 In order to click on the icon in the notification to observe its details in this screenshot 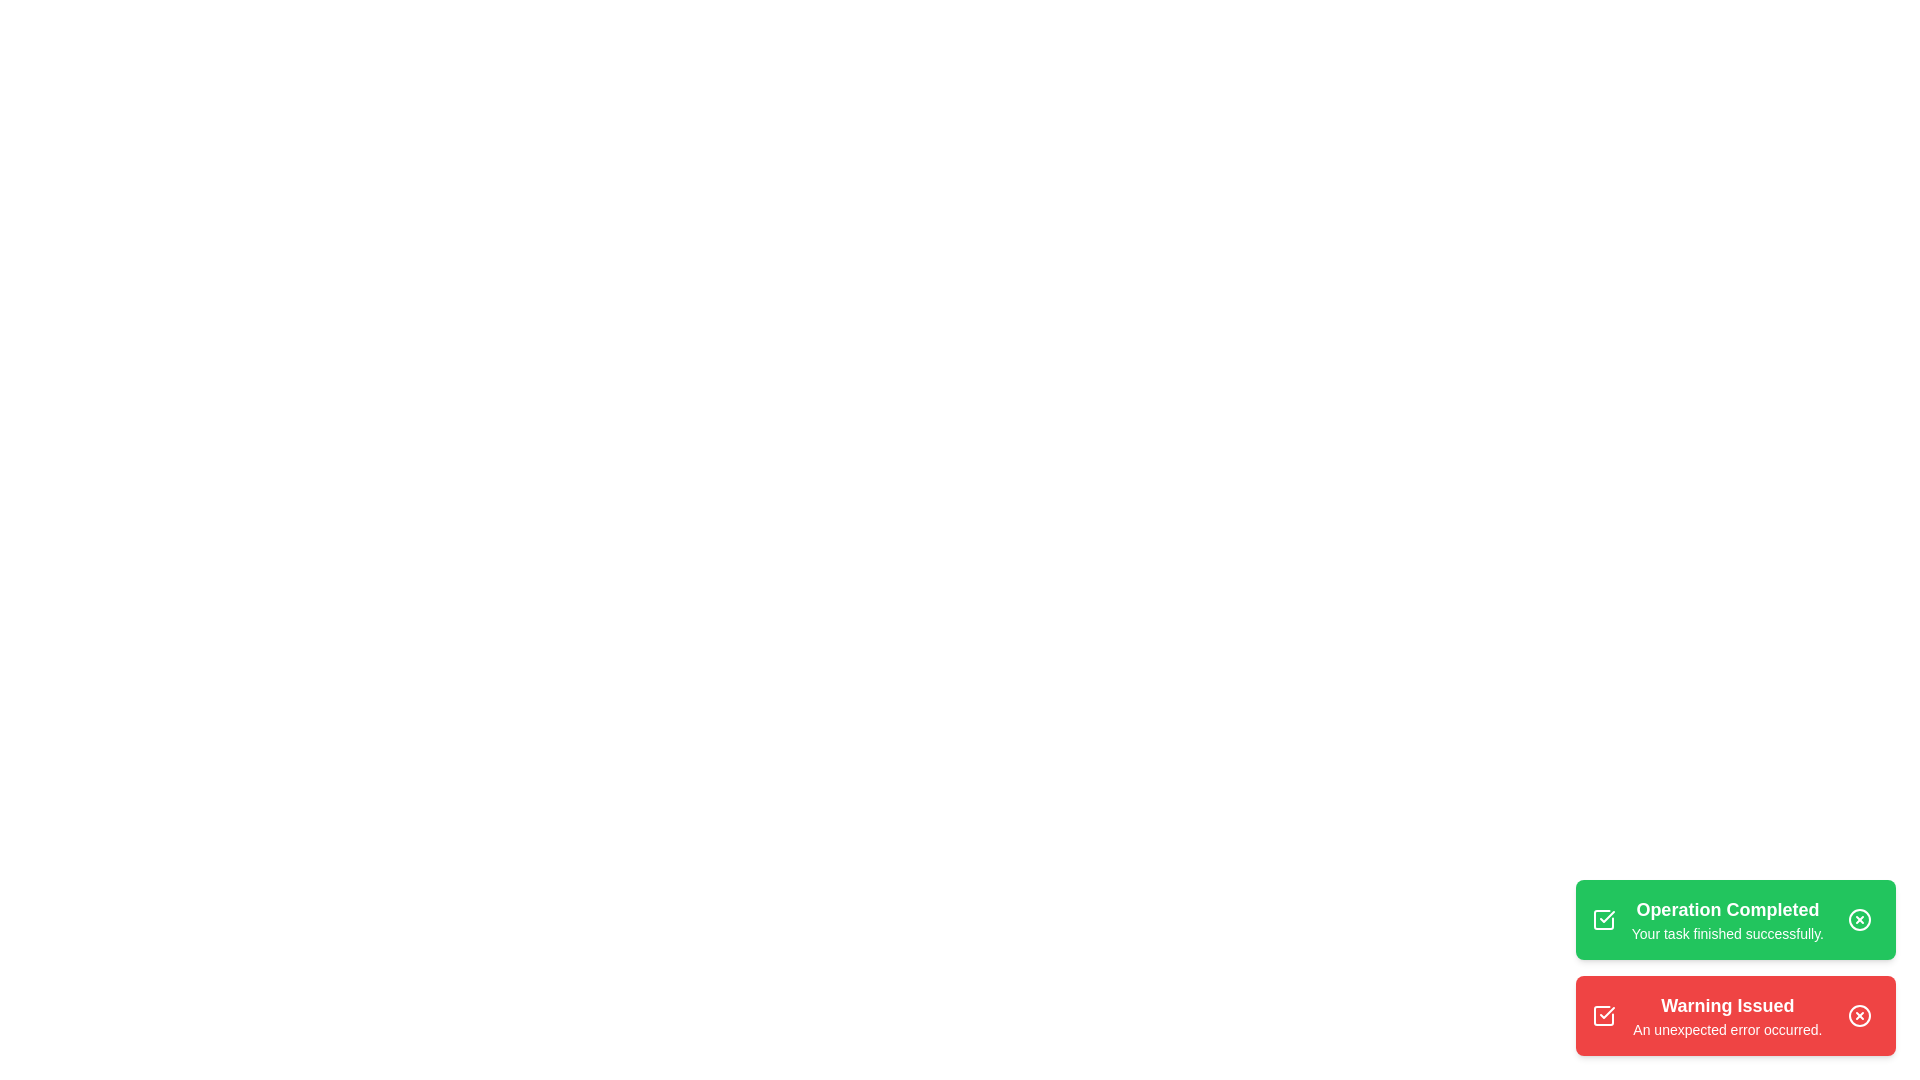, I will do `click(1603, 920)`.